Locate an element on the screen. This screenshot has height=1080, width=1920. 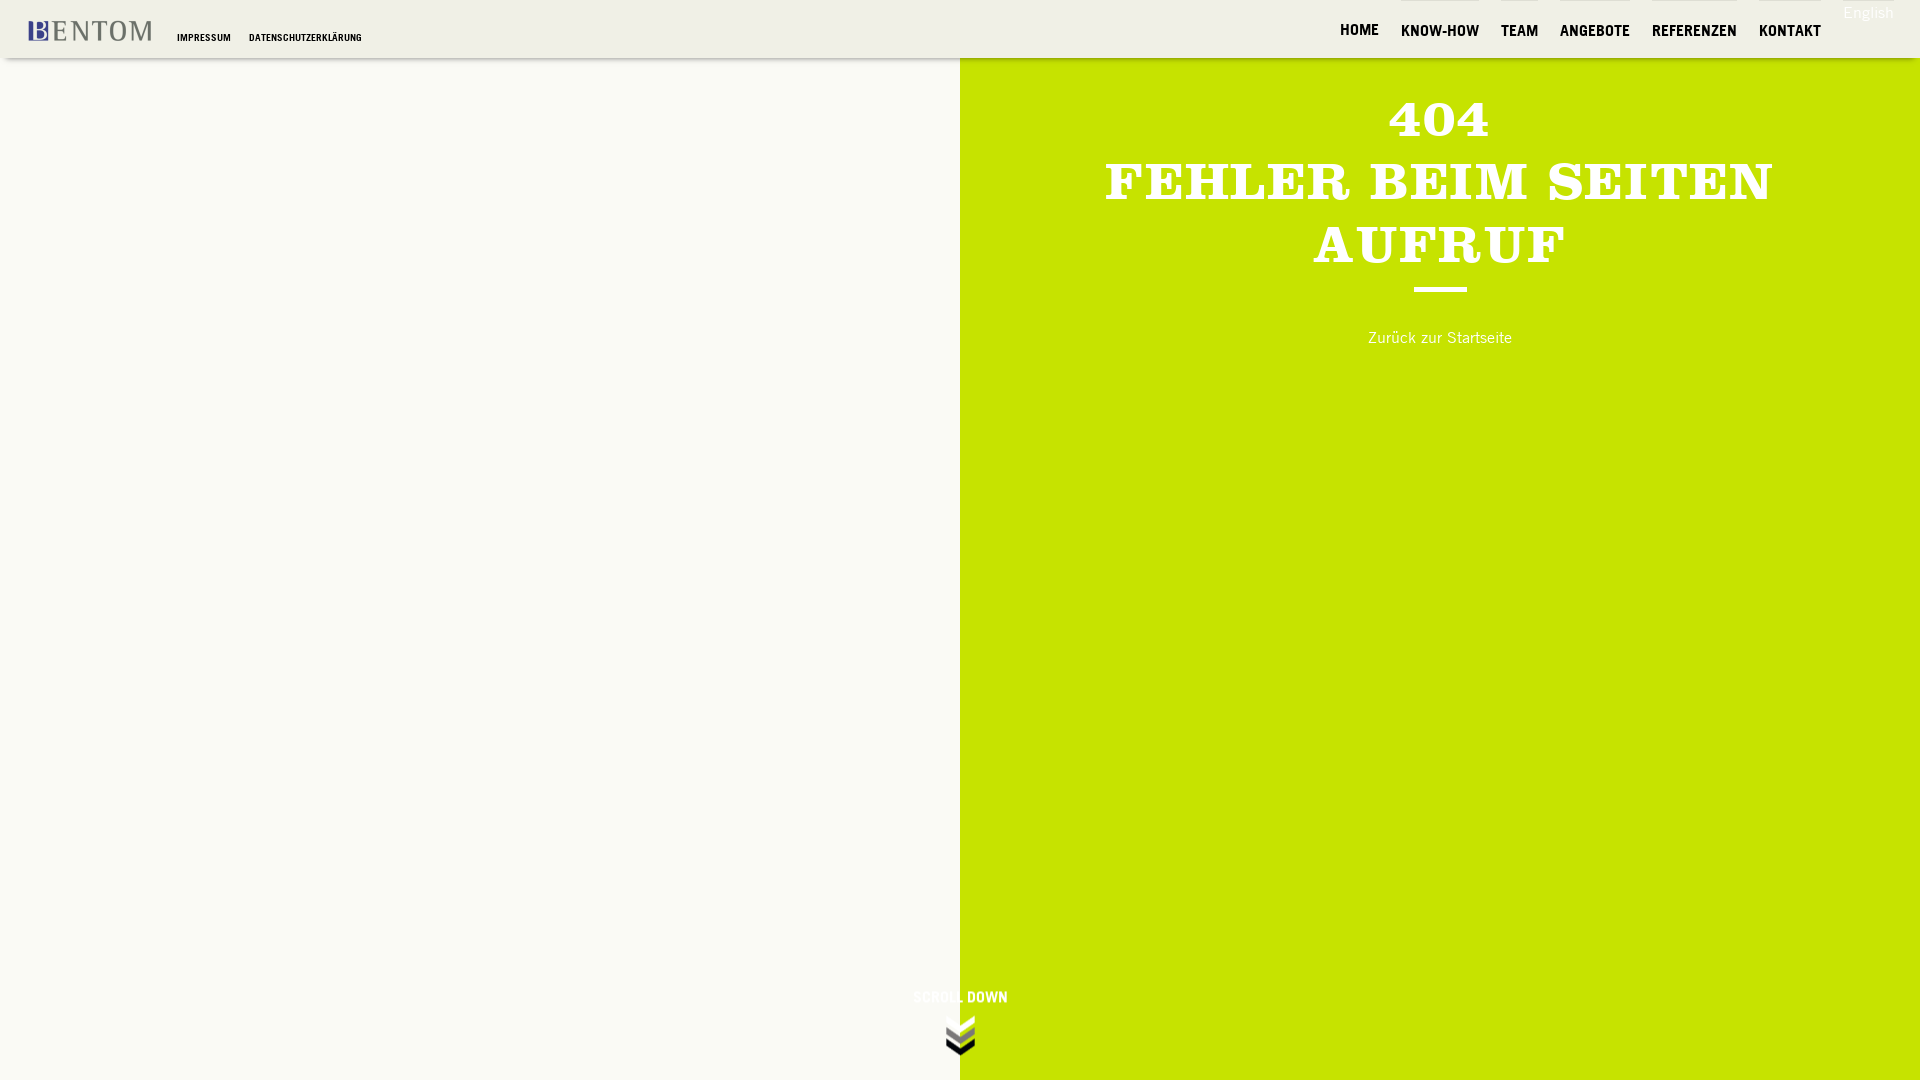
'HOME' is located at coordinates (1359, 29).